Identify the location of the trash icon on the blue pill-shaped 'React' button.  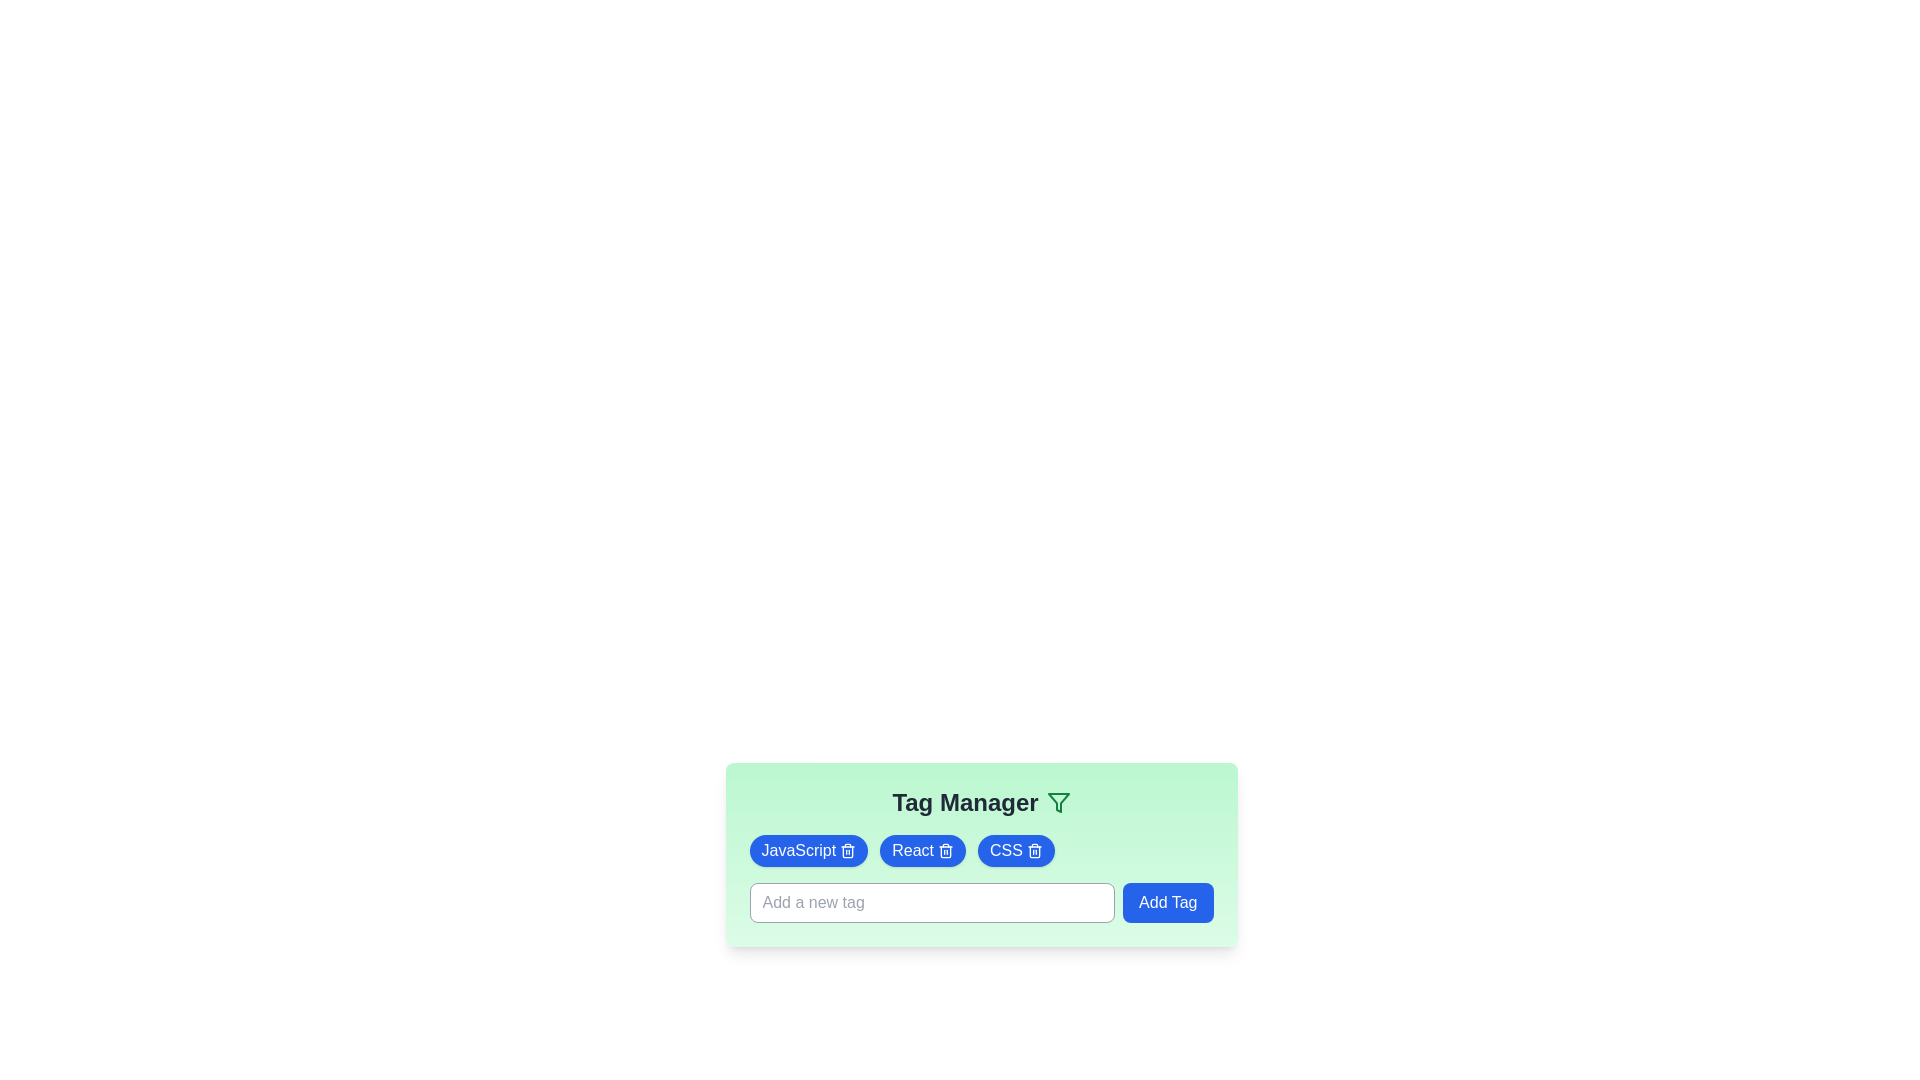
(922, 851).